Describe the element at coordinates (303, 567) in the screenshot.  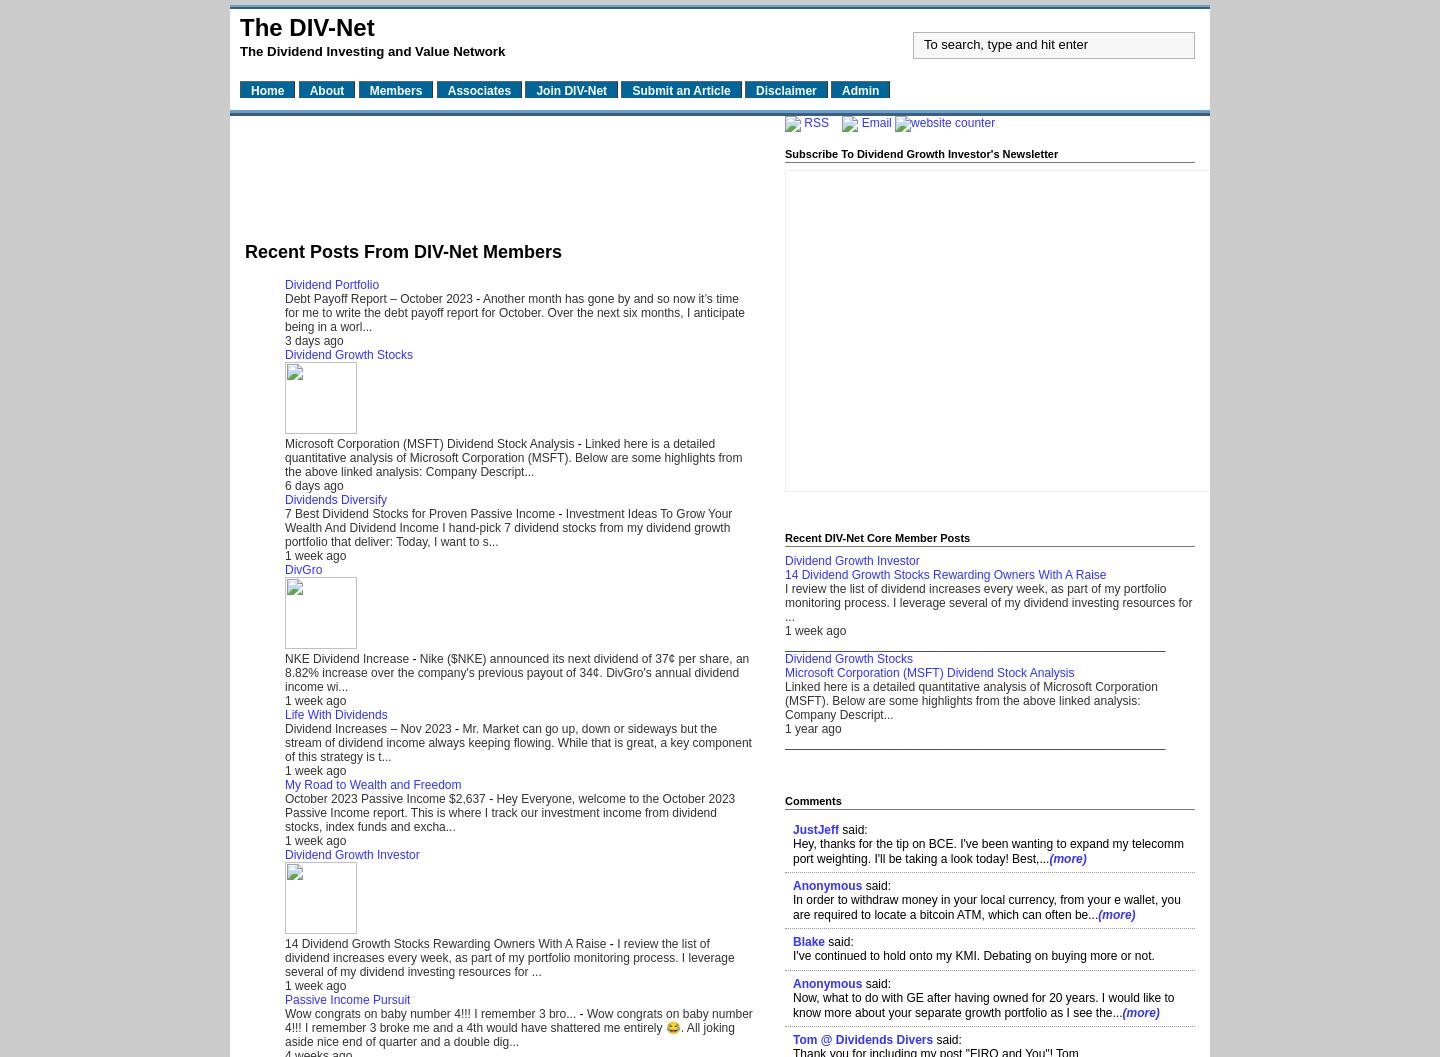
I see `'DivGro'` at that location.